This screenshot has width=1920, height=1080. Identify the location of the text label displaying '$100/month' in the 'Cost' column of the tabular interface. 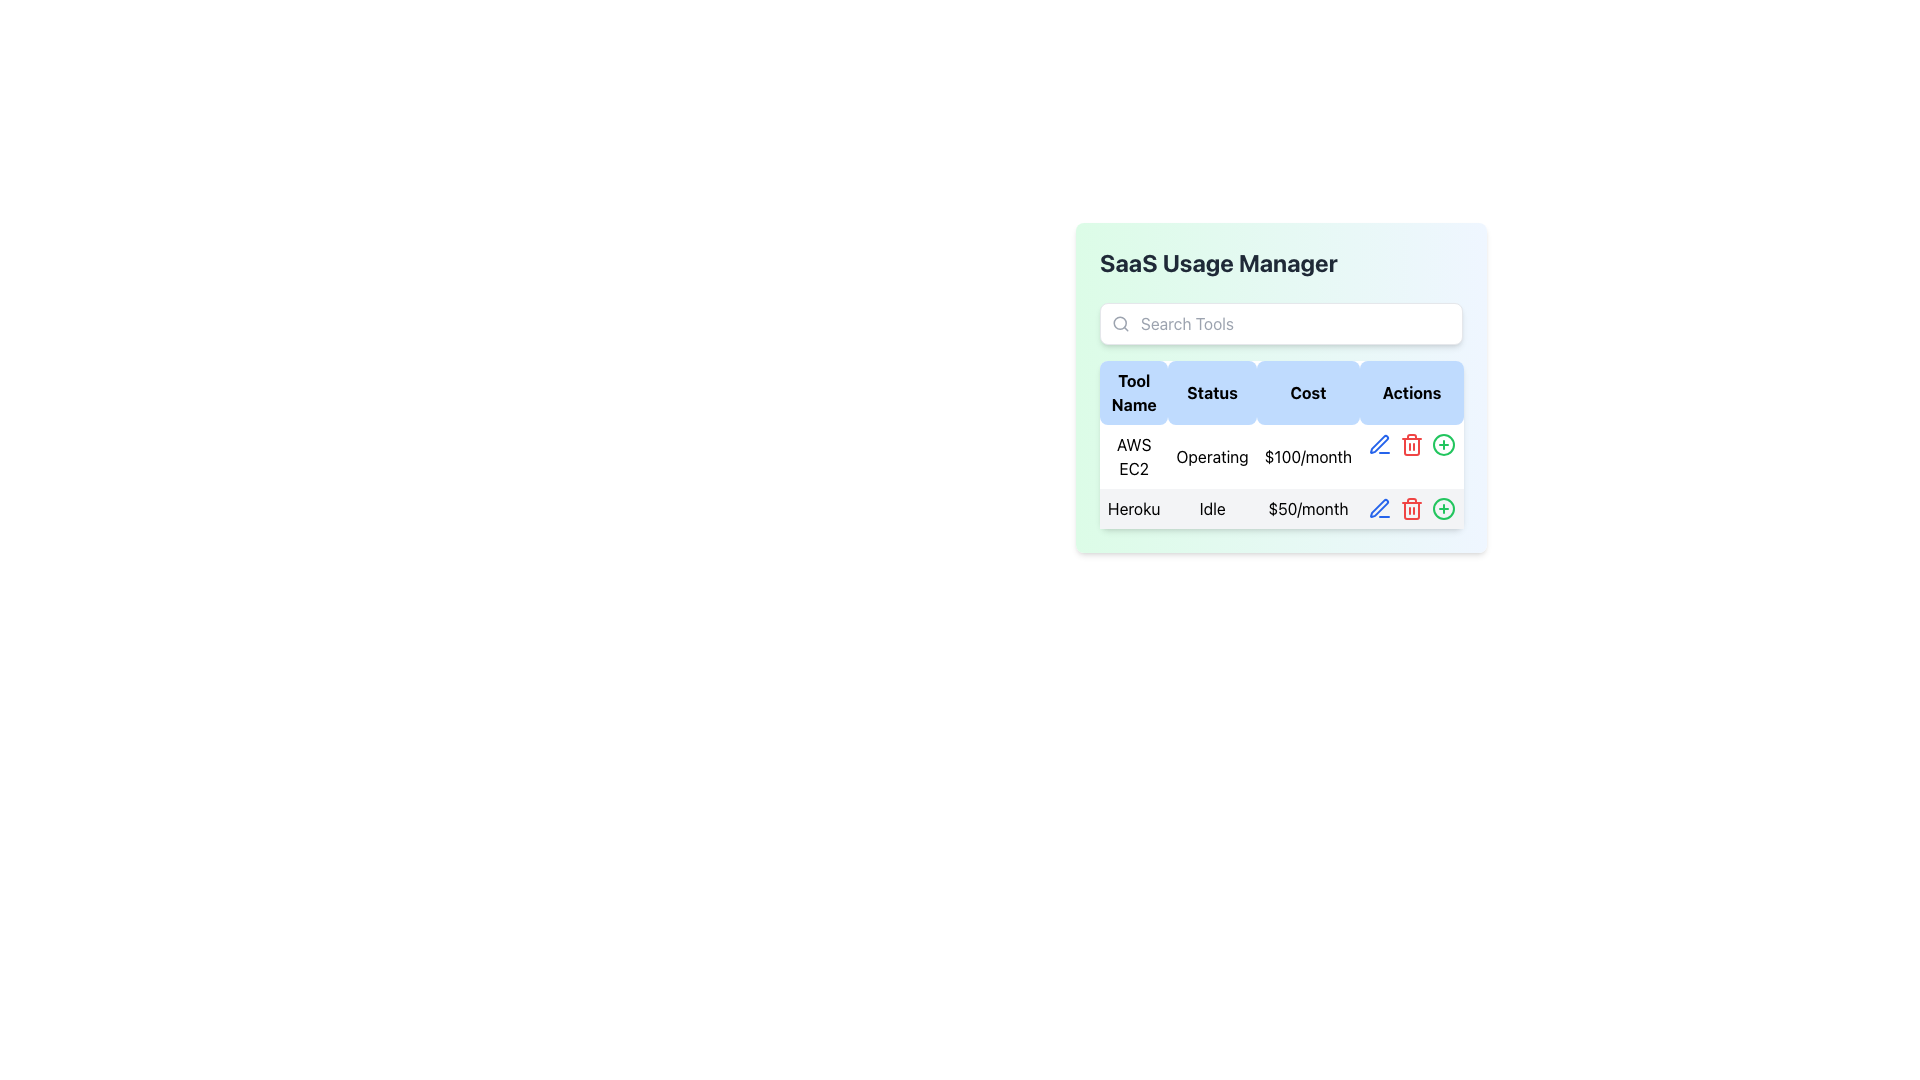
(1308, 456).